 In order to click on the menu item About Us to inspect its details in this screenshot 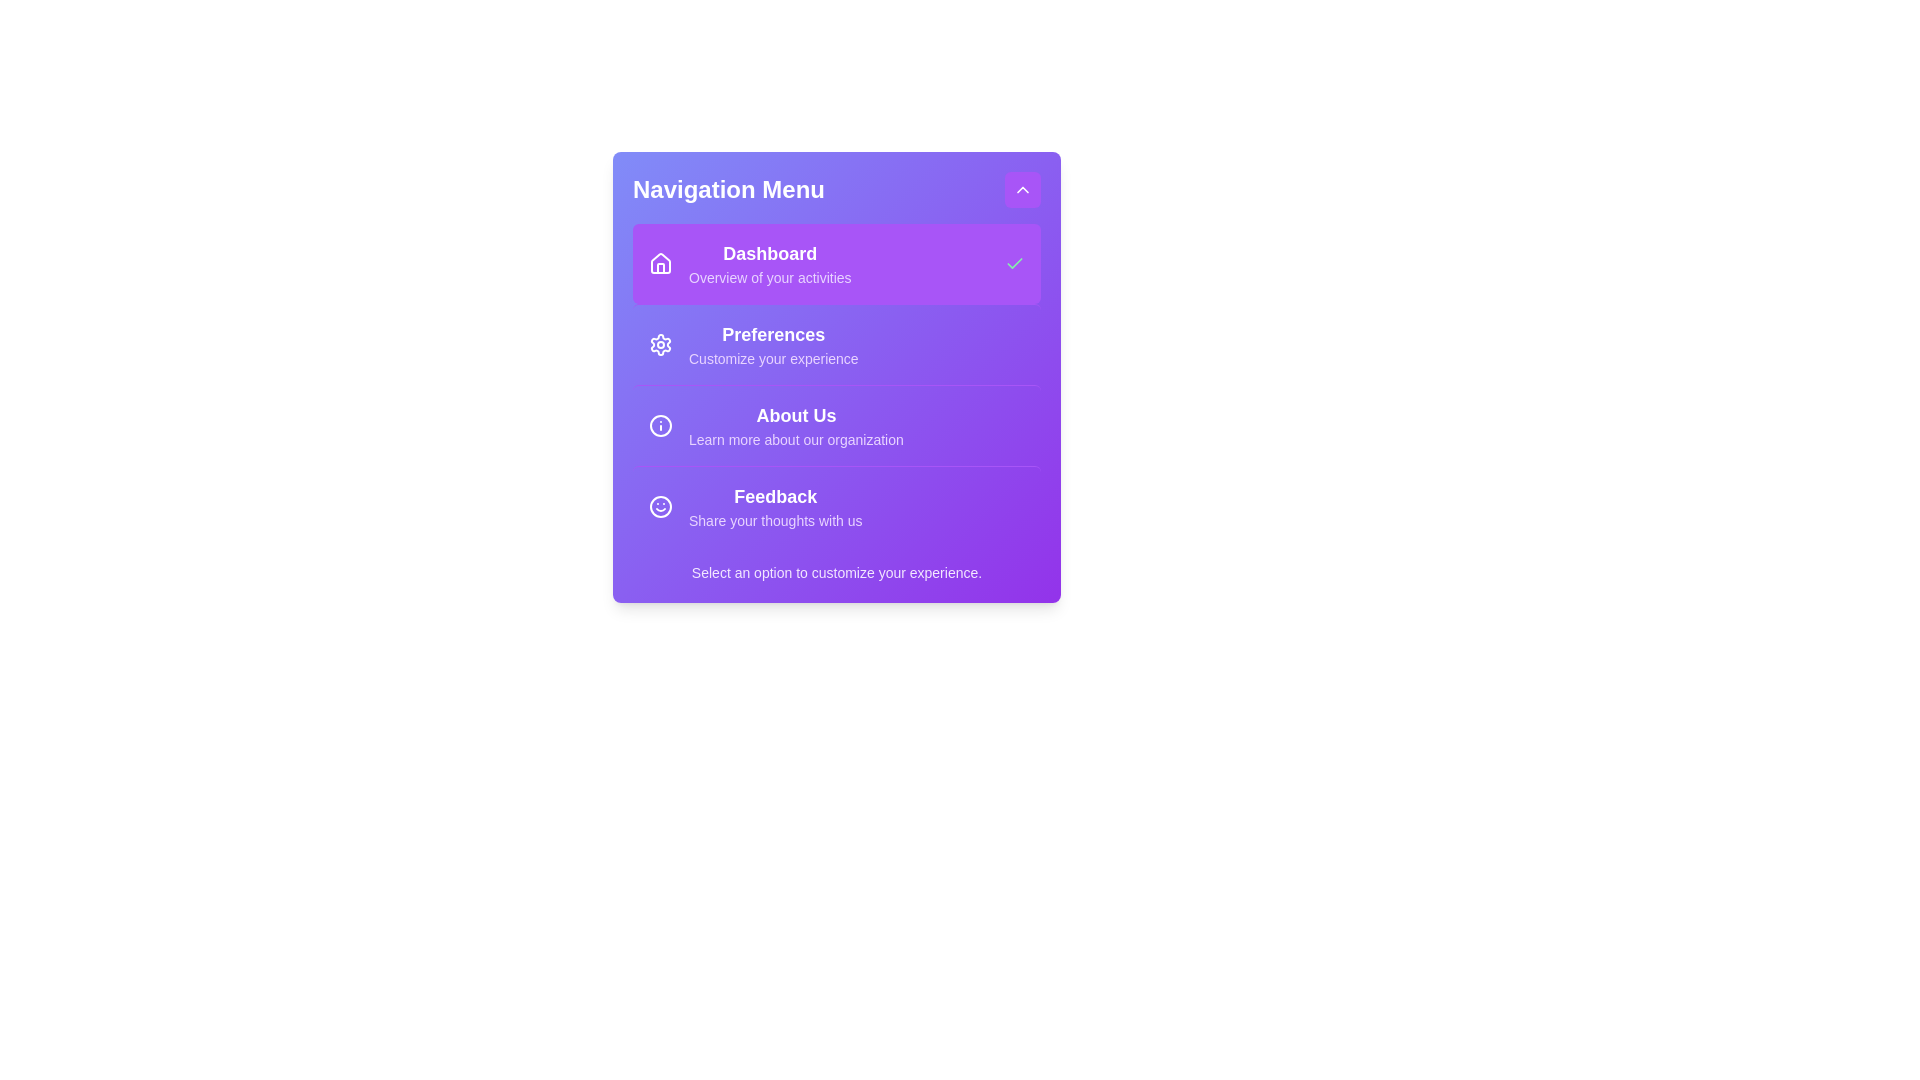, I will do `click(836, 424)`.